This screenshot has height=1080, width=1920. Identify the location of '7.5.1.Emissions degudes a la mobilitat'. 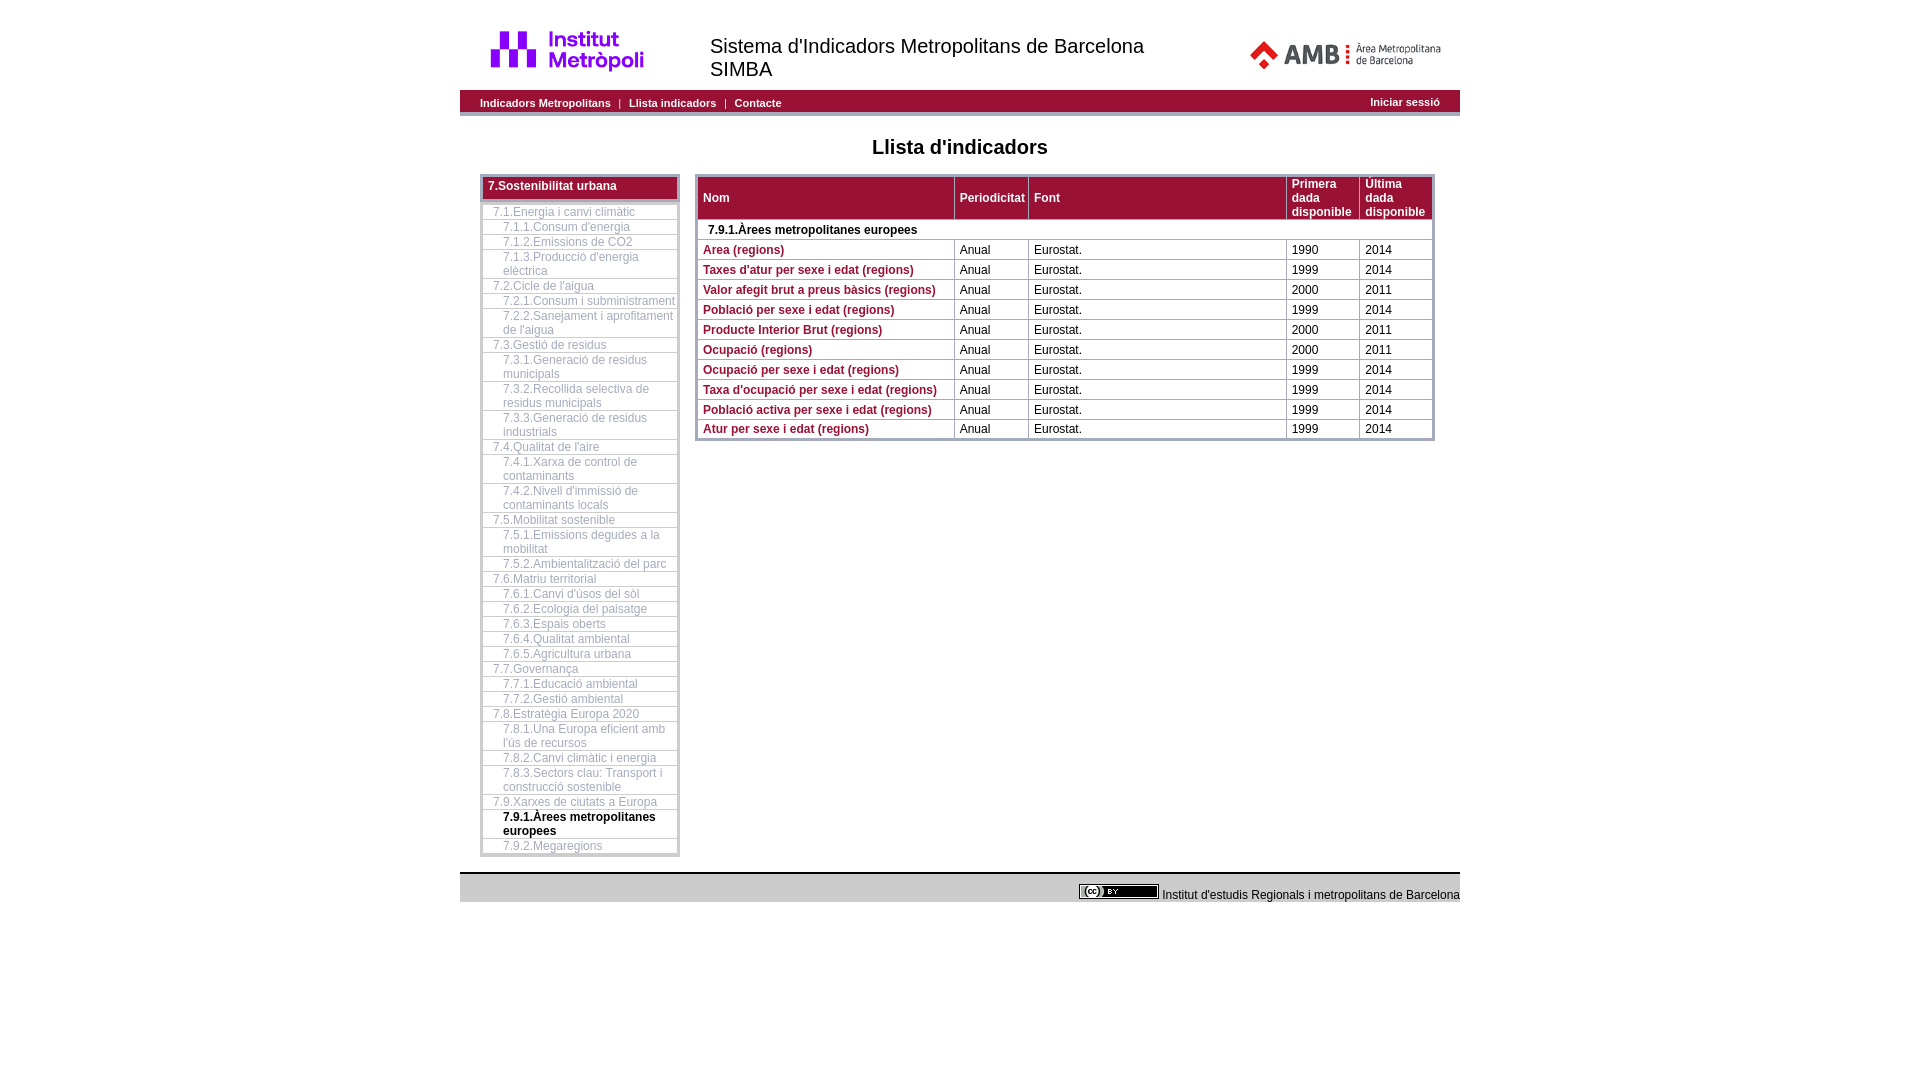
(580, 542).